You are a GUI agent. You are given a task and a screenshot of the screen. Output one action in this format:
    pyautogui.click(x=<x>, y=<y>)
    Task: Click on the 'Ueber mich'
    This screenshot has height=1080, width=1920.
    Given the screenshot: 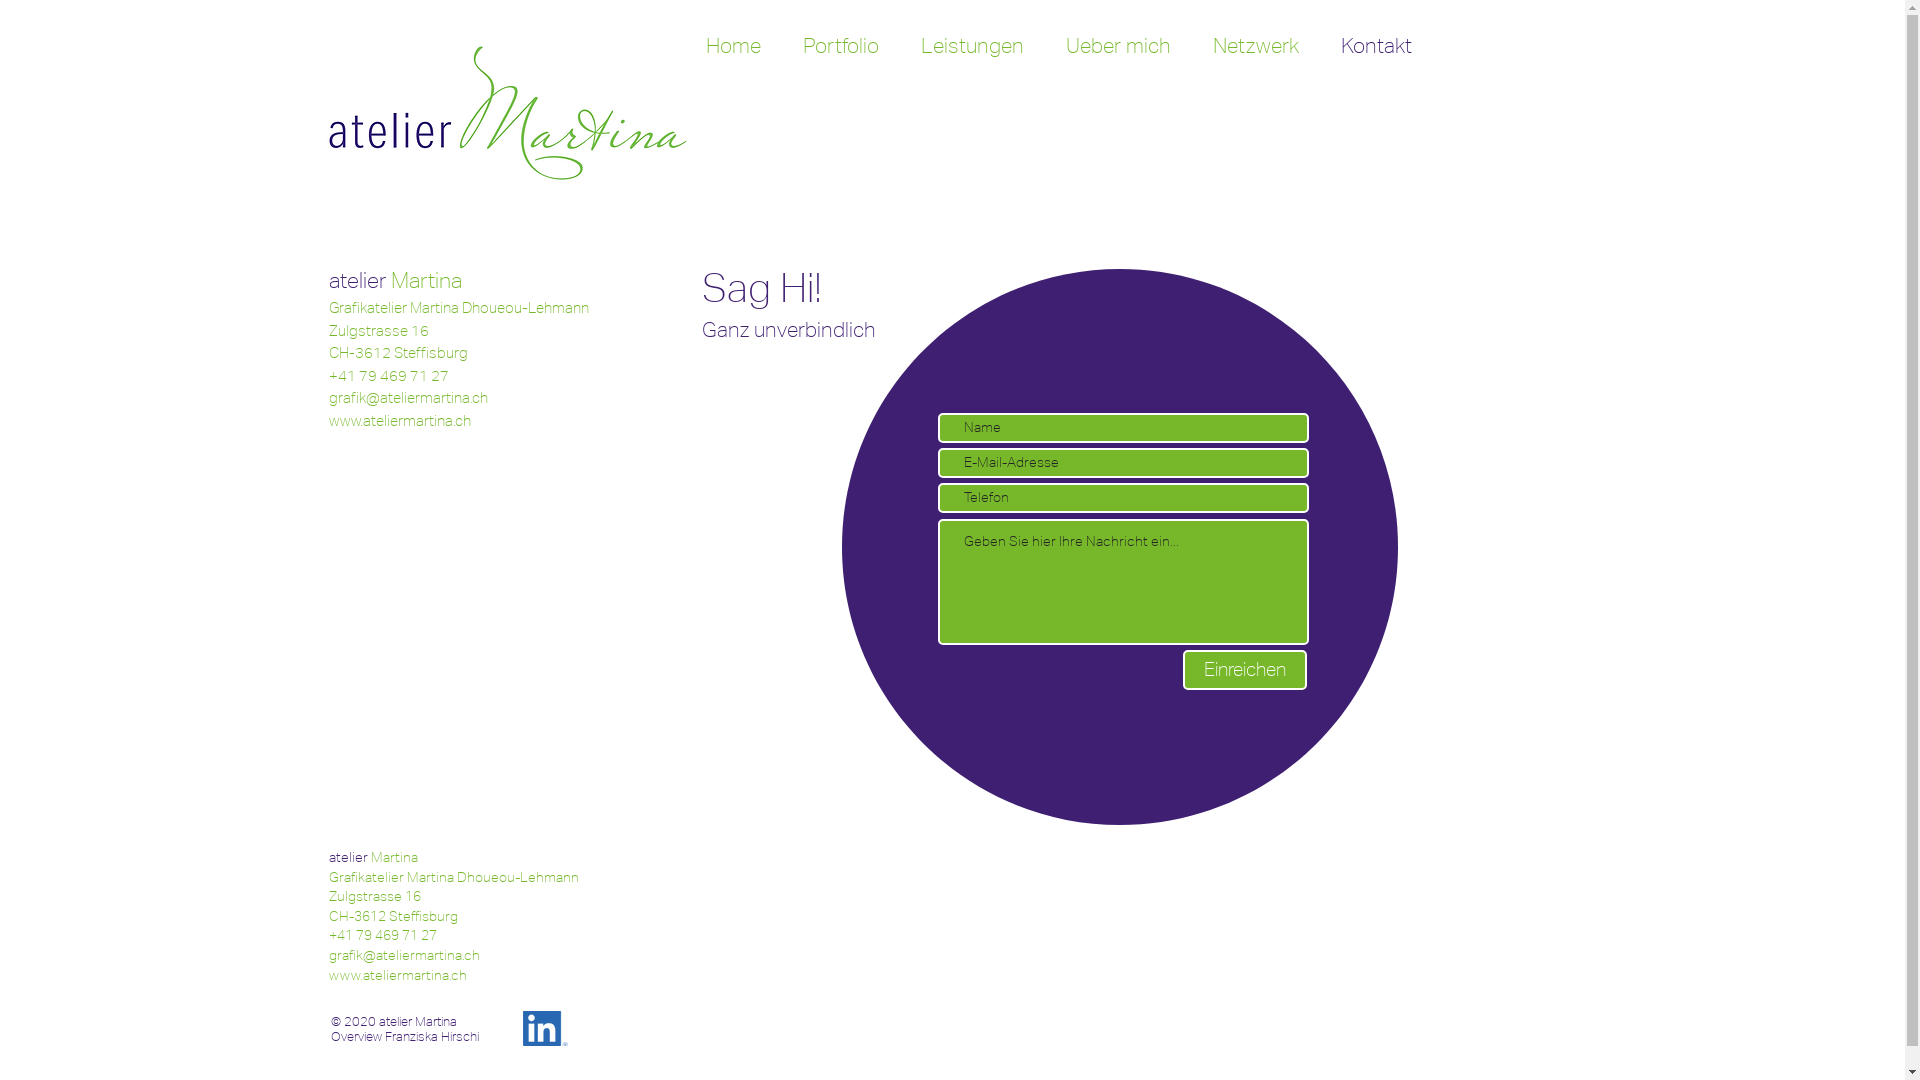 What is the action you would take?
    pyautogui.click(x=1116, y=45)
    